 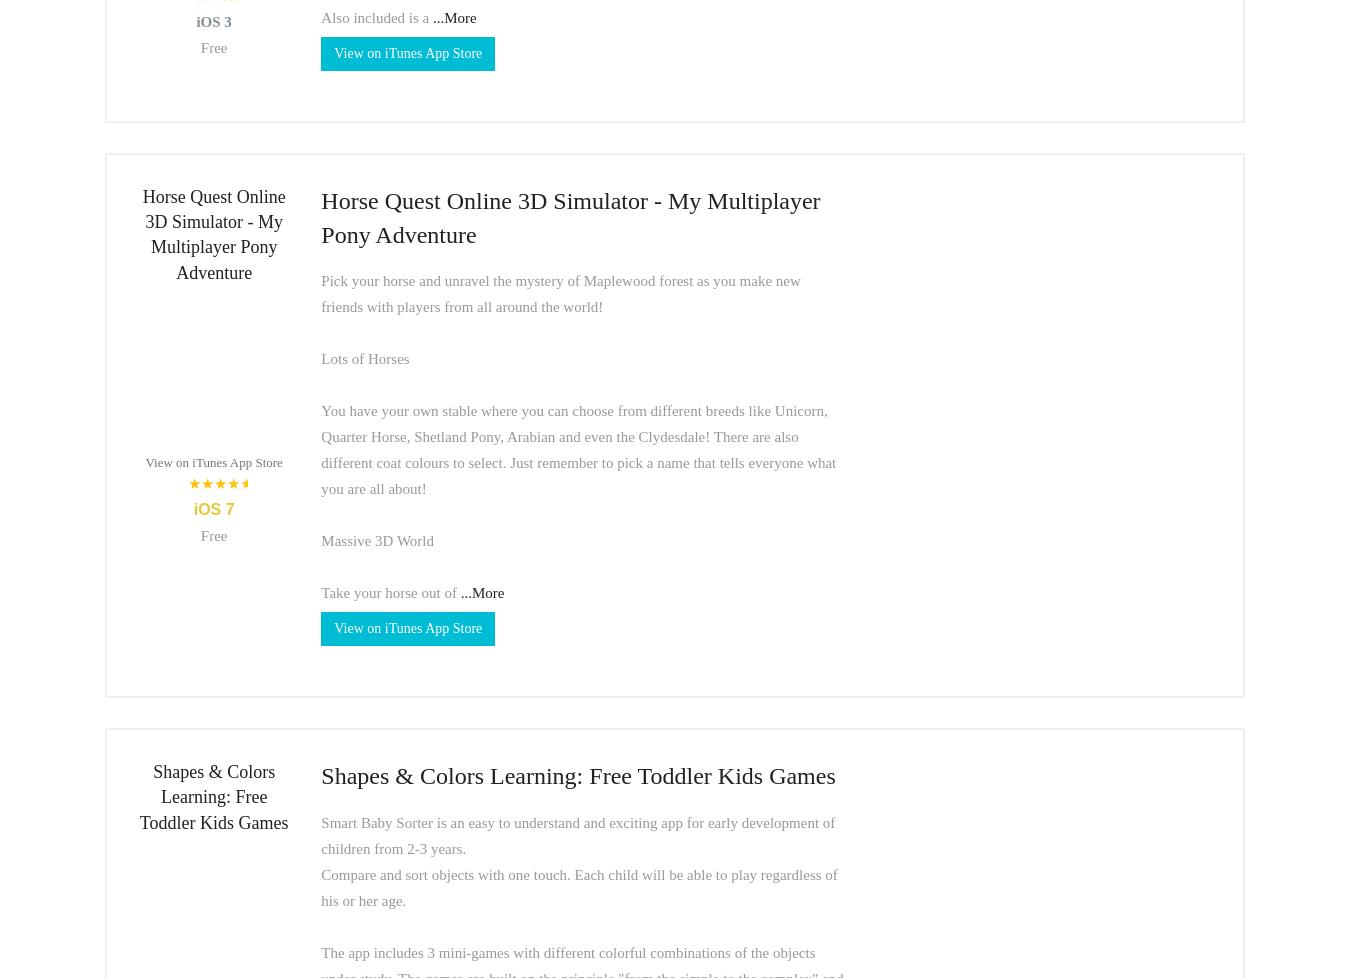 I want to click on 'You have your own stable where you can choose from different breeds like Unicorn, Quarter Horse, Shetland Pony, Arabian and even the Clydesdale! There are also different coat colours to select. Just remember to pick a name that tells everyone what you are all about!', so click(x=578, y=448).